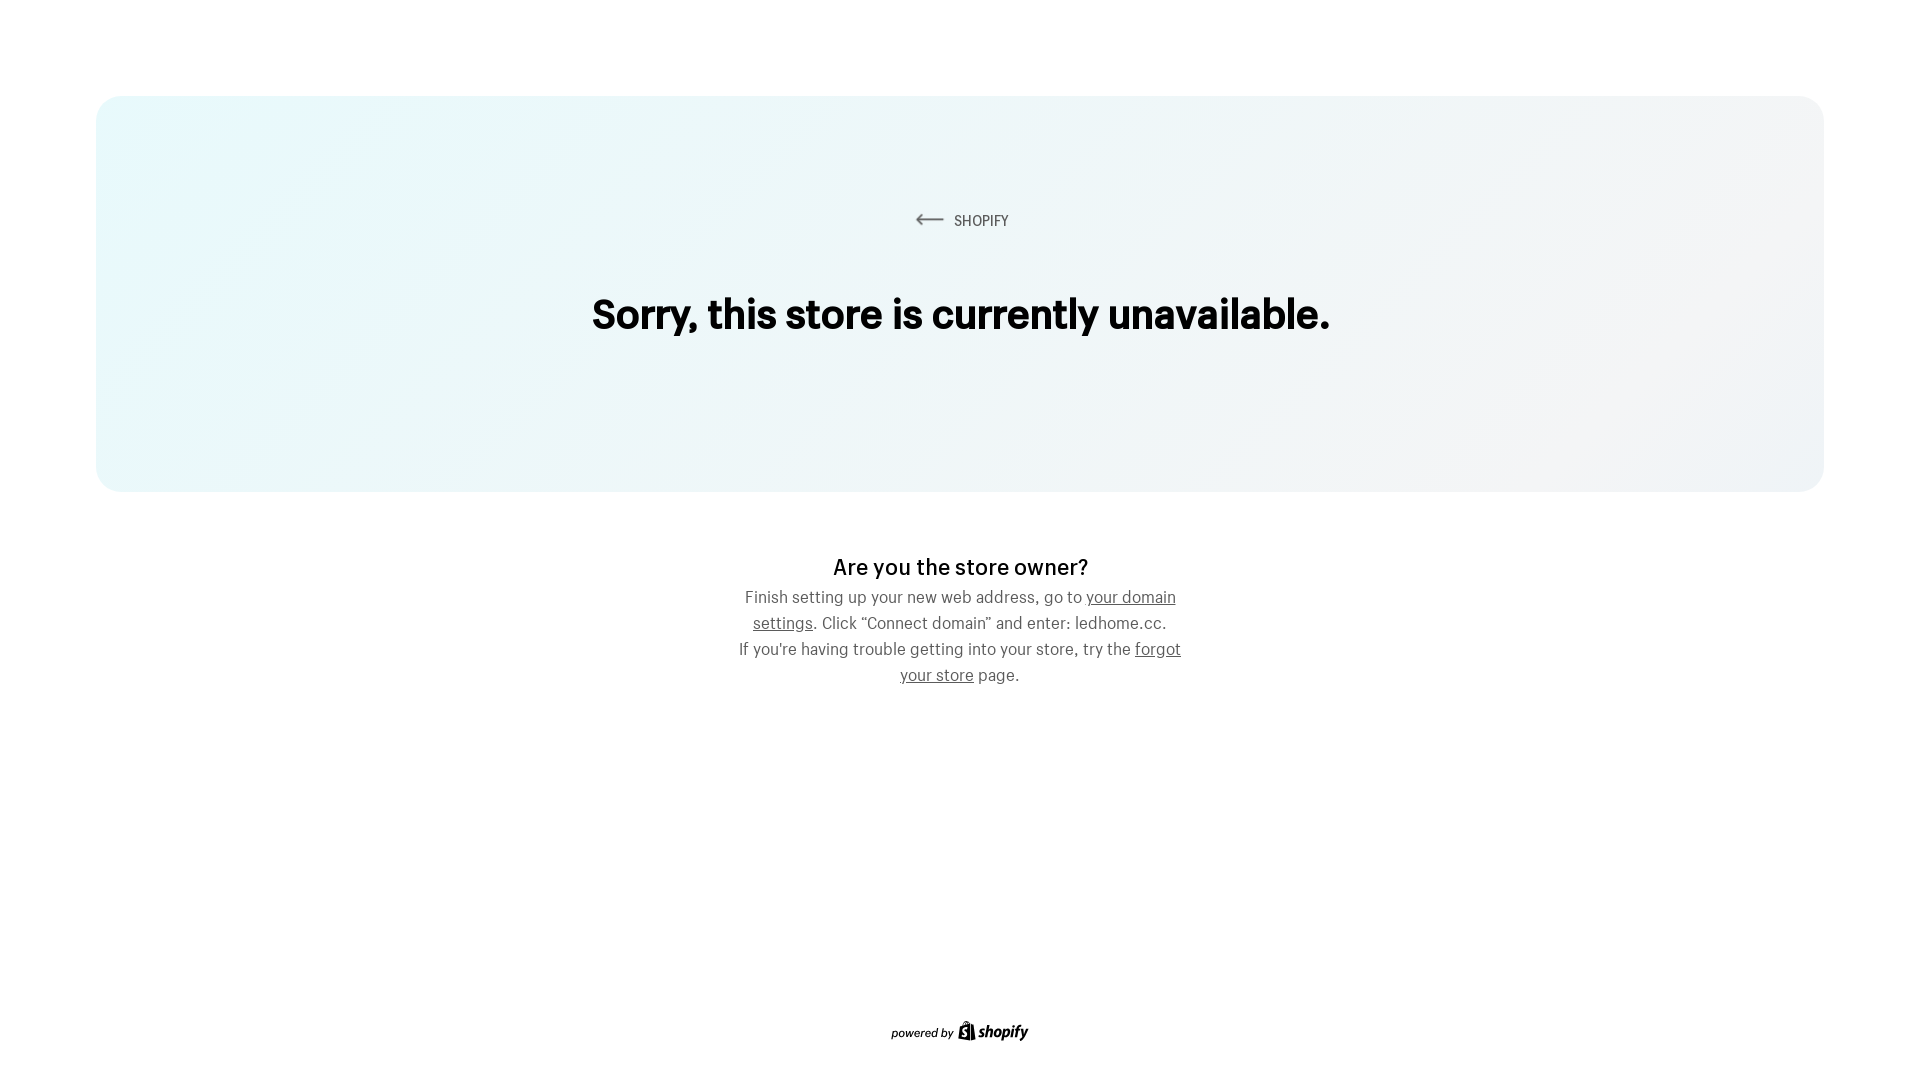  What do you see at coordinates (1040, 659) in the screenshot?
I see `'forgot your store'` at bounding box center [1040, 659].